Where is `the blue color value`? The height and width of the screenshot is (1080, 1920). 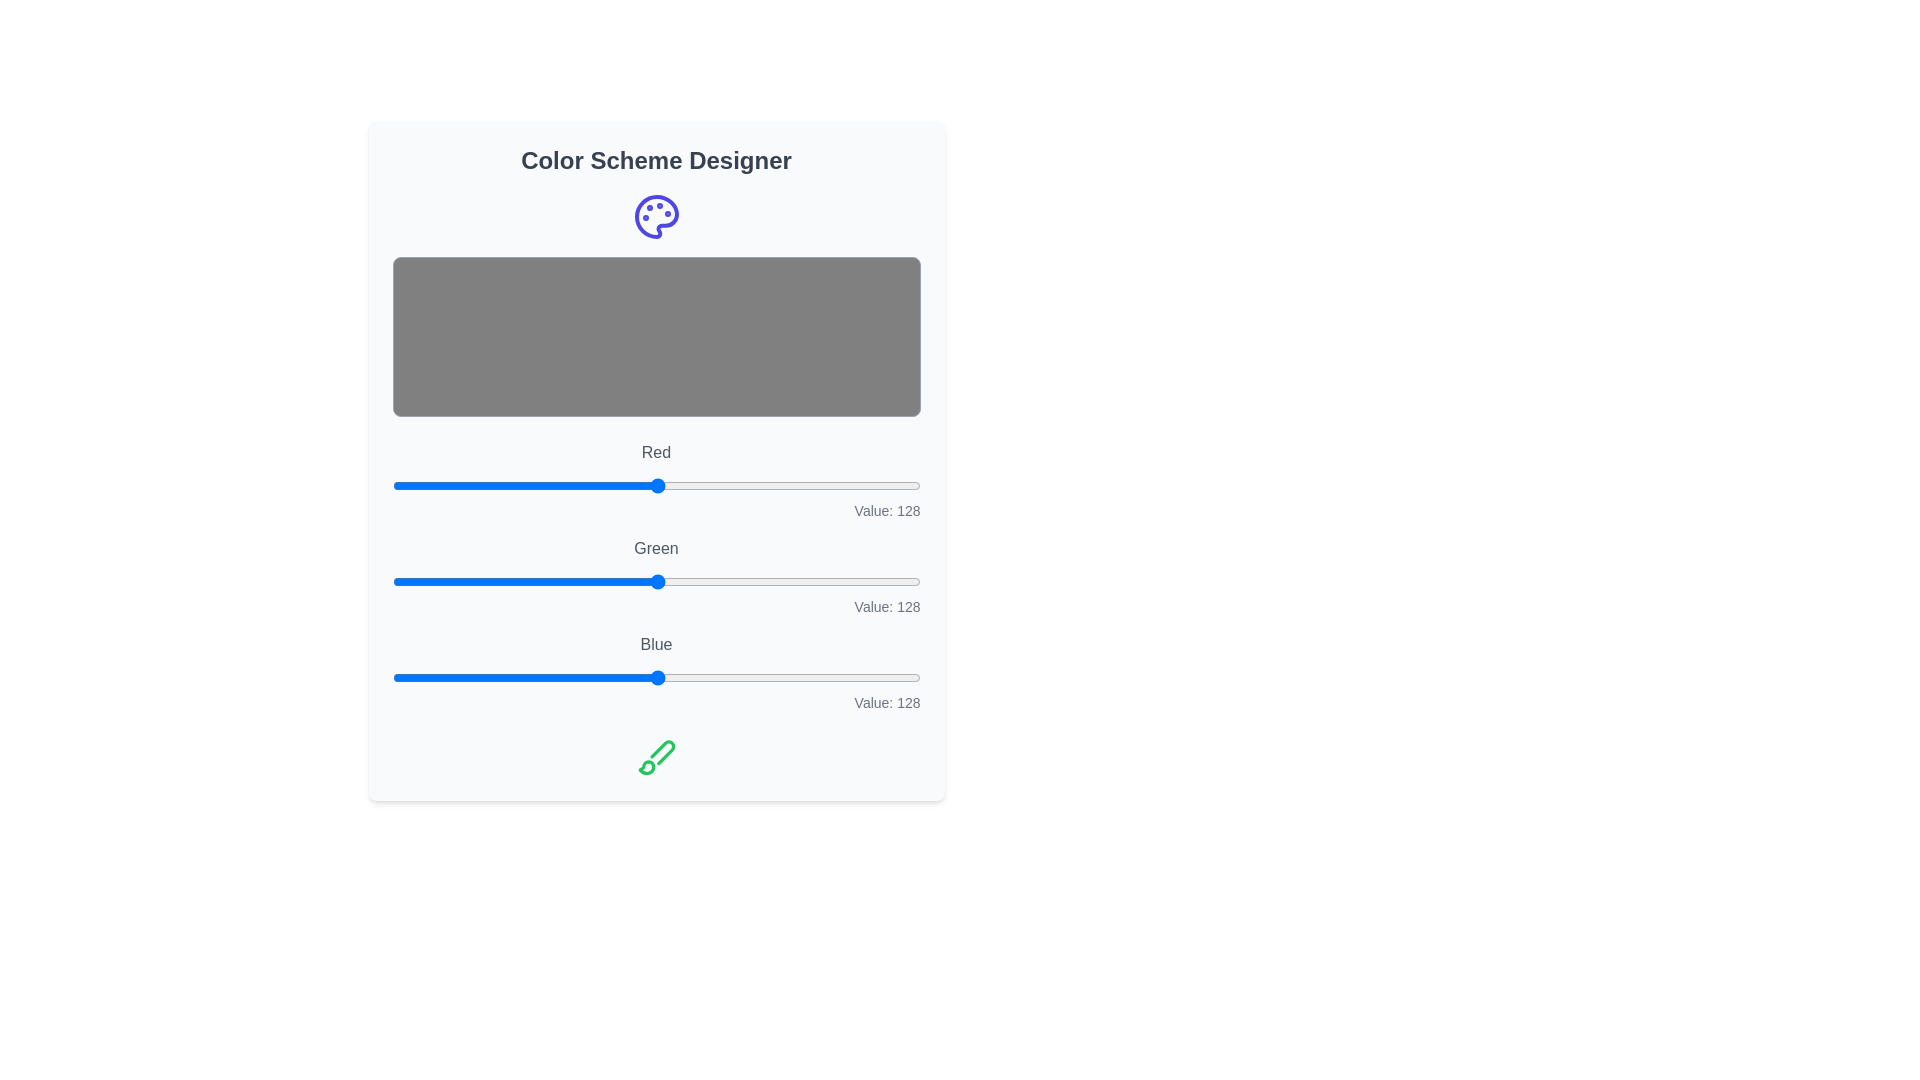
the blue color value is located at coordinates (825, 677).